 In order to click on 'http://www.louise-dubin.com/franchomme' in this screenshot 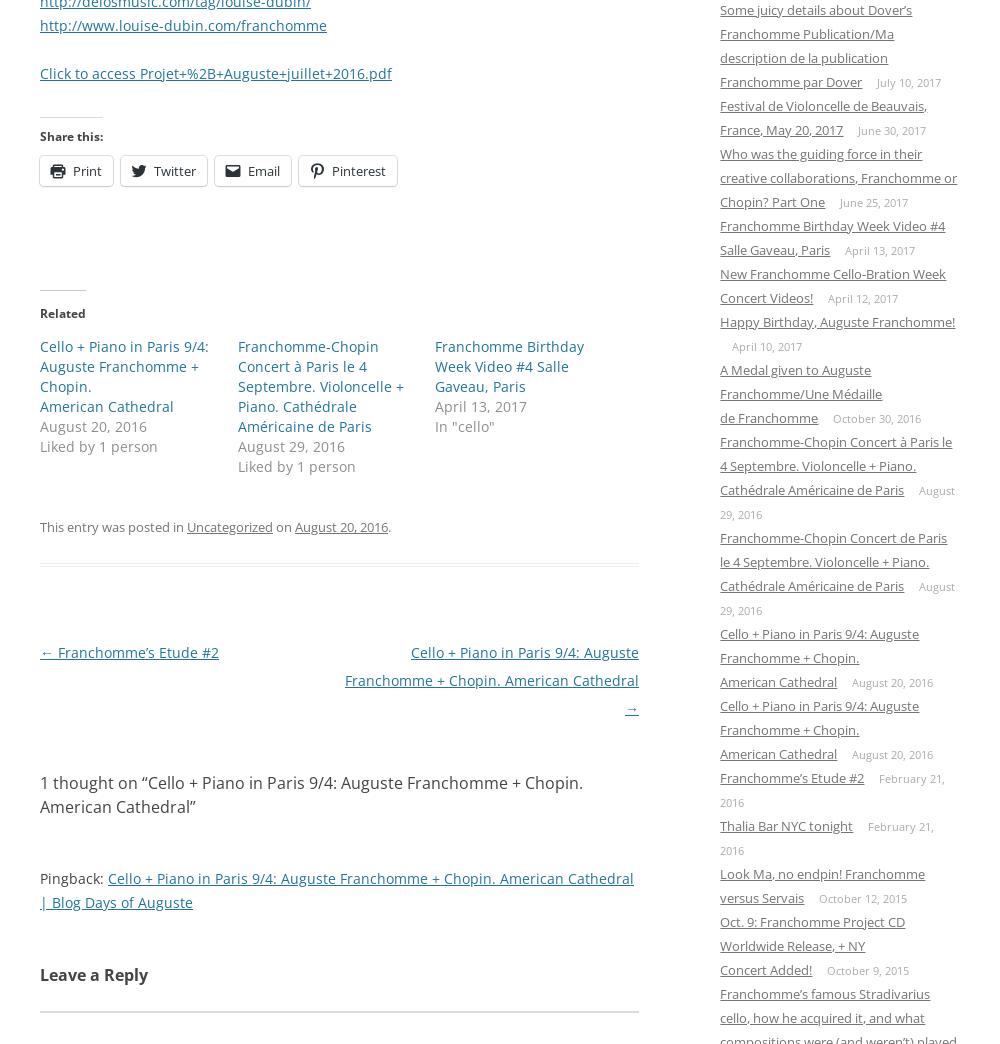, I will do `click(183, 23)`.